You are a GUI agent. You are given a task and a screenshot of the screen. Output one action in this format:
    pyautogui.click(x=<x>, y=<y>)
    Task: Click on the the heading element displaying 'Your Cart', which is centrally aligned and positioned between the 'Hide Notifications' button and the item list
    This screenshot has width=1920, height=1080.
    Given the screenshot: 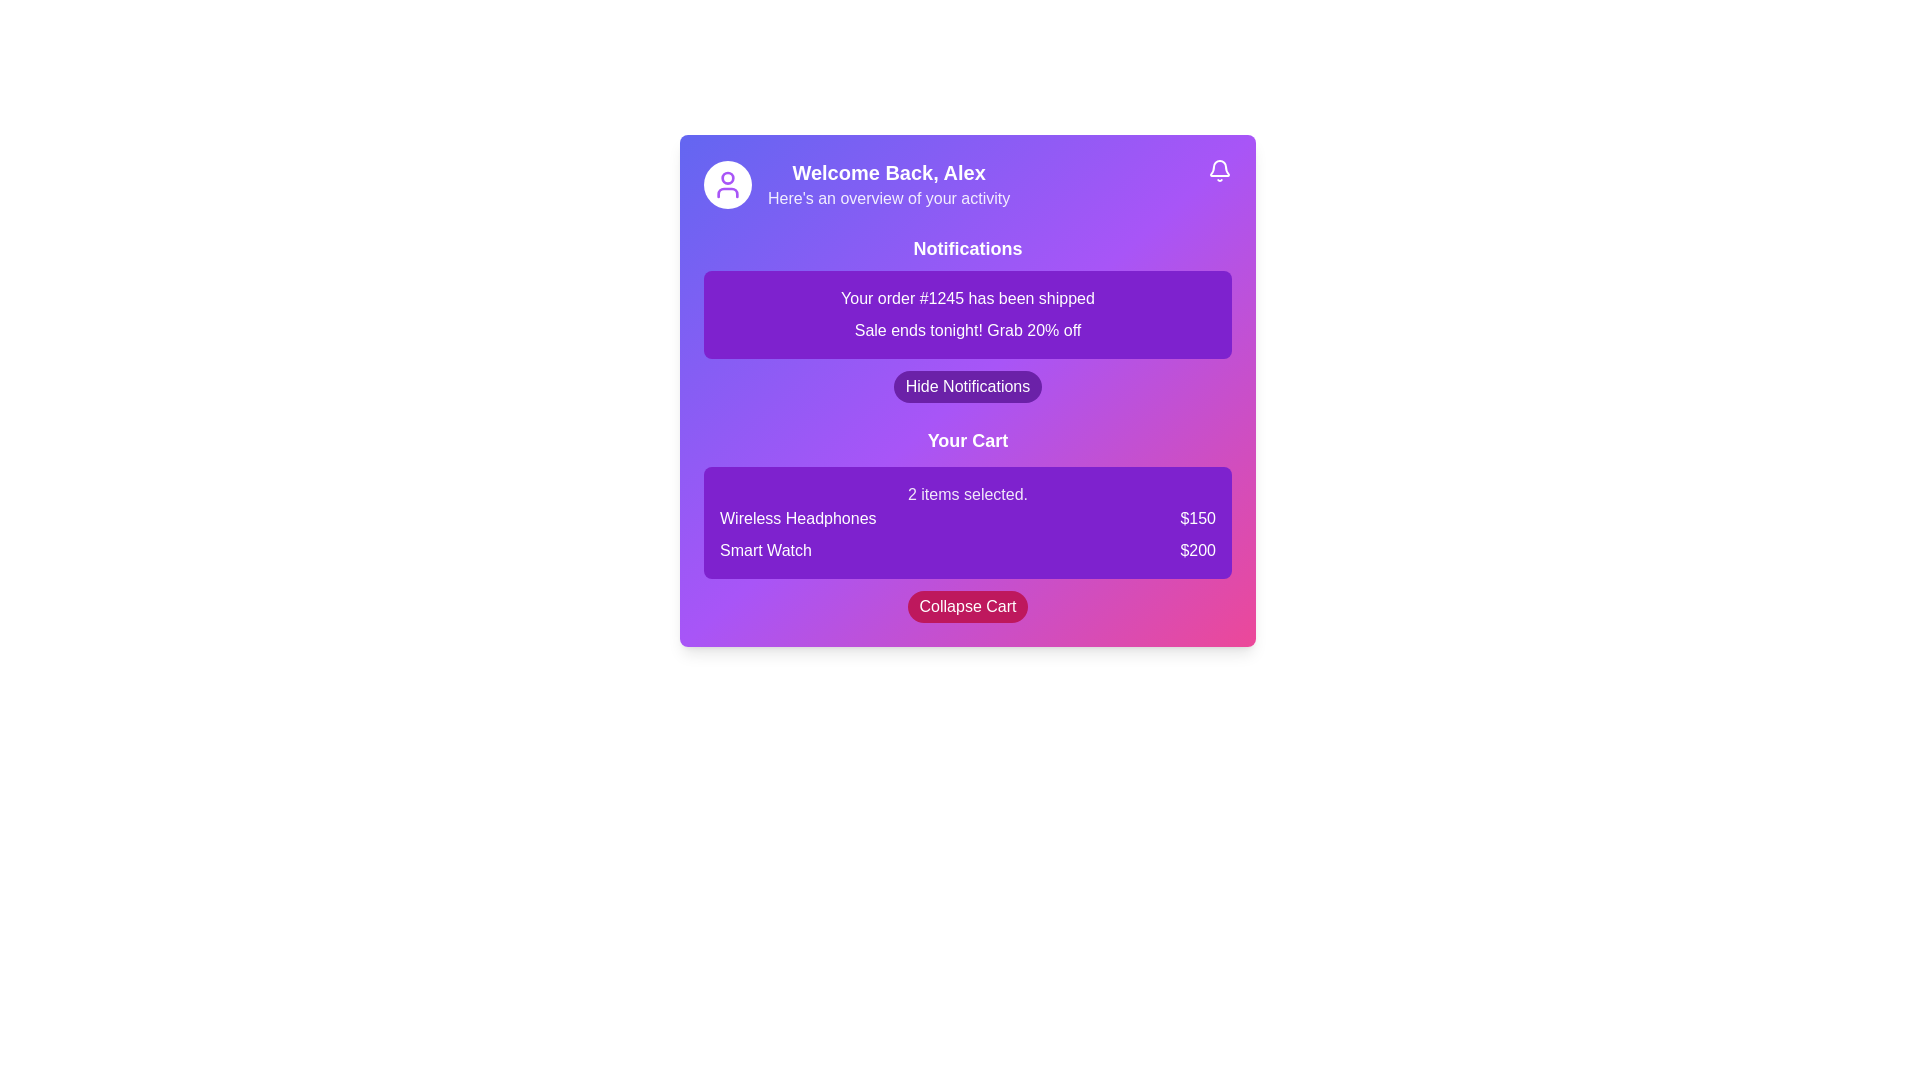 What is the action you would take?
    pyautogui.click(x=968, y=439)
    